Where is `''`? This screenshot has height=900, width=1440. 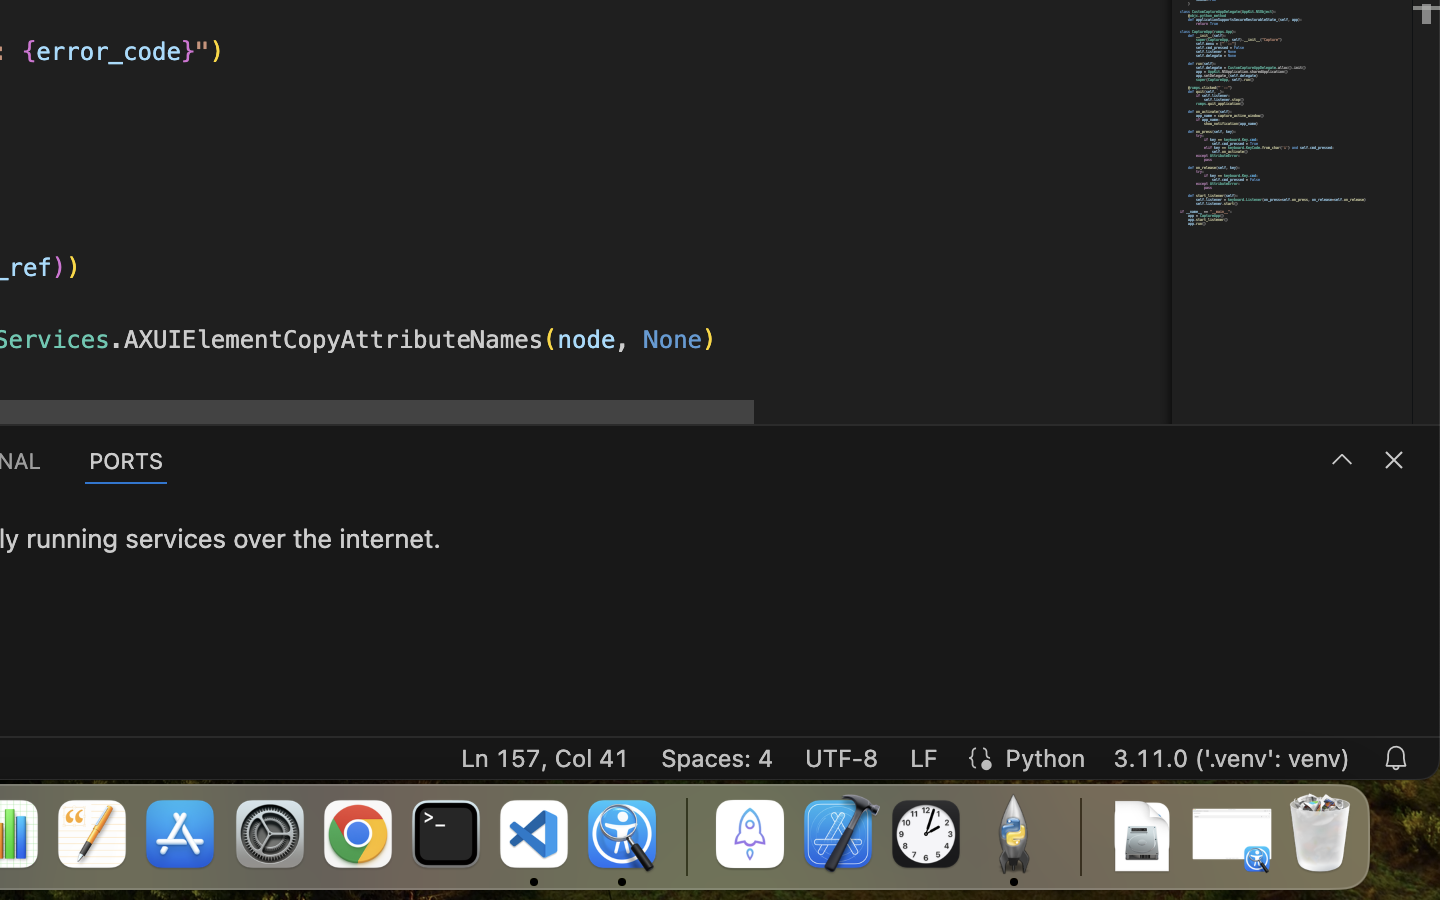 '' is located at coordinates (1340, 458).